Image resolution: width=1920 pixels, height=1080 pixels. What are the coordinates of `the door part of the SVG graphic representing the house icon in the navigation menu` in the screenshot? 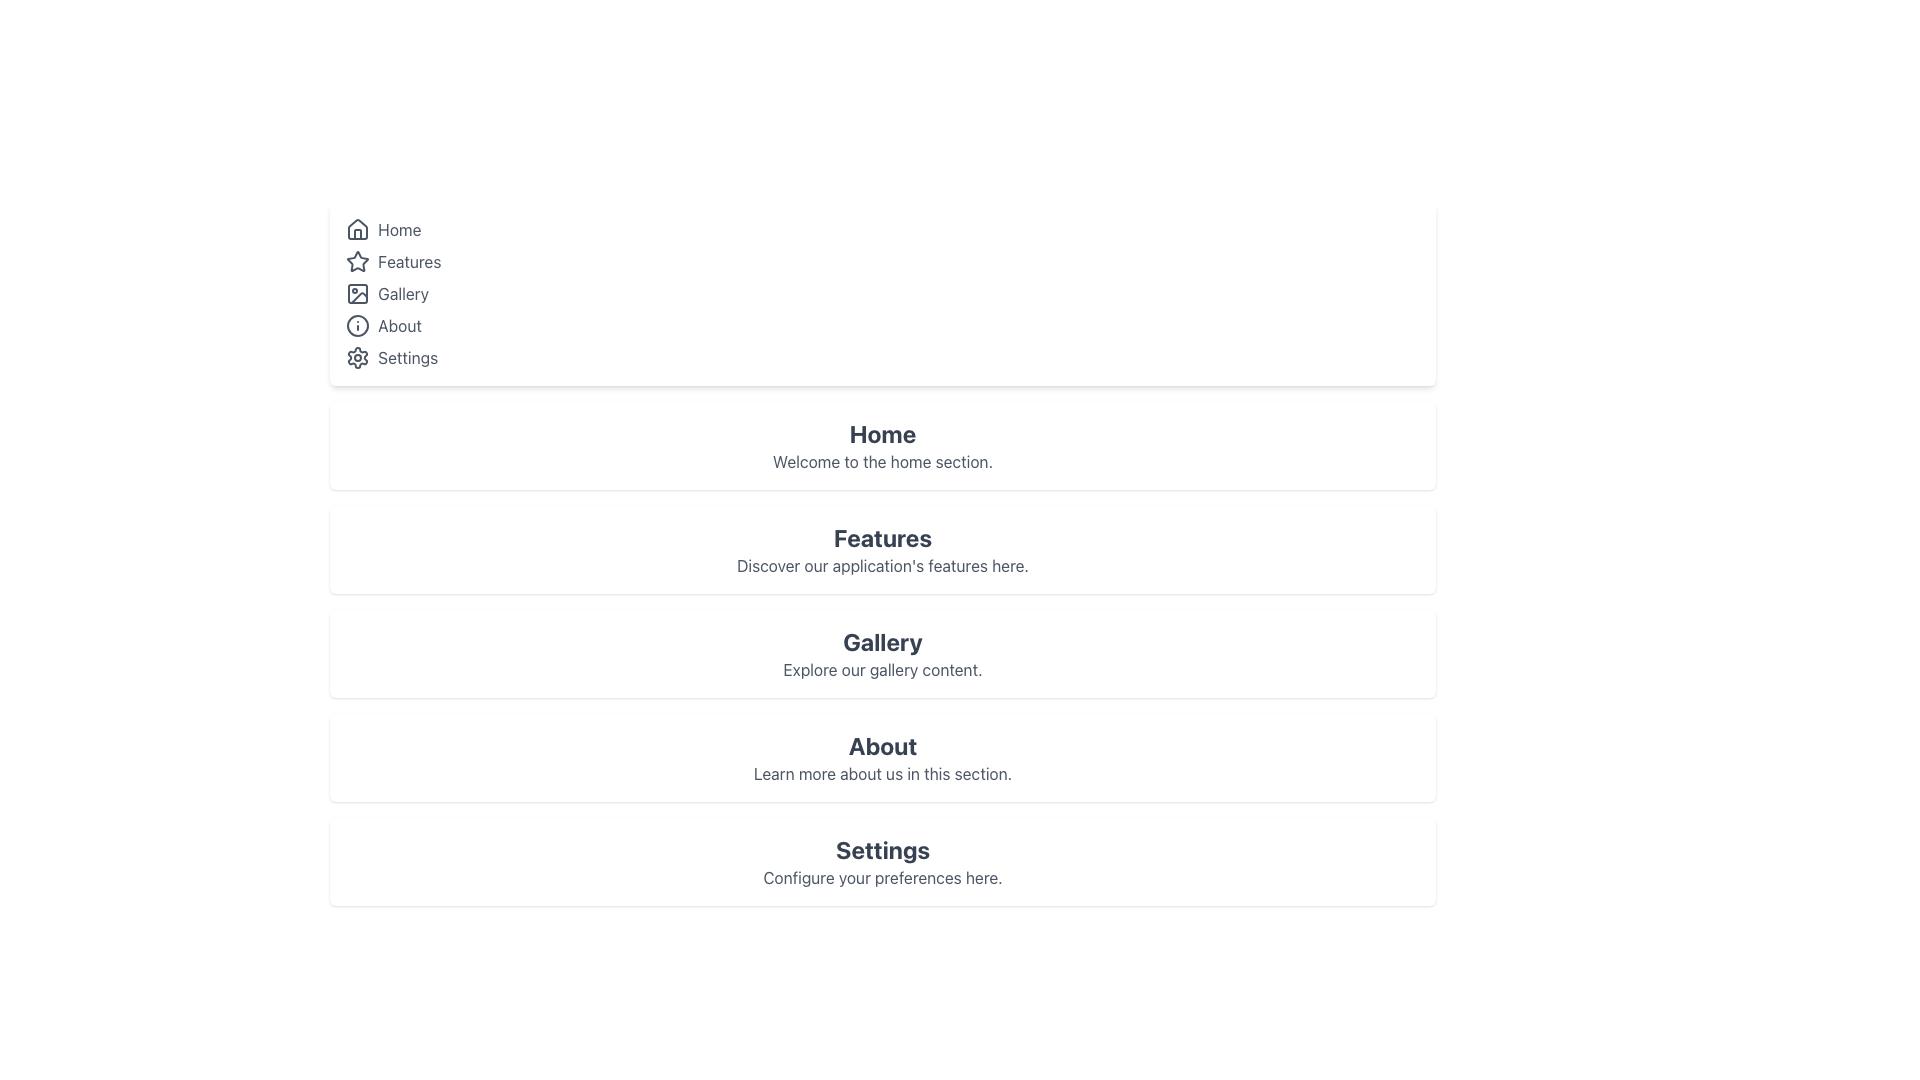 It's located at (358, 233).